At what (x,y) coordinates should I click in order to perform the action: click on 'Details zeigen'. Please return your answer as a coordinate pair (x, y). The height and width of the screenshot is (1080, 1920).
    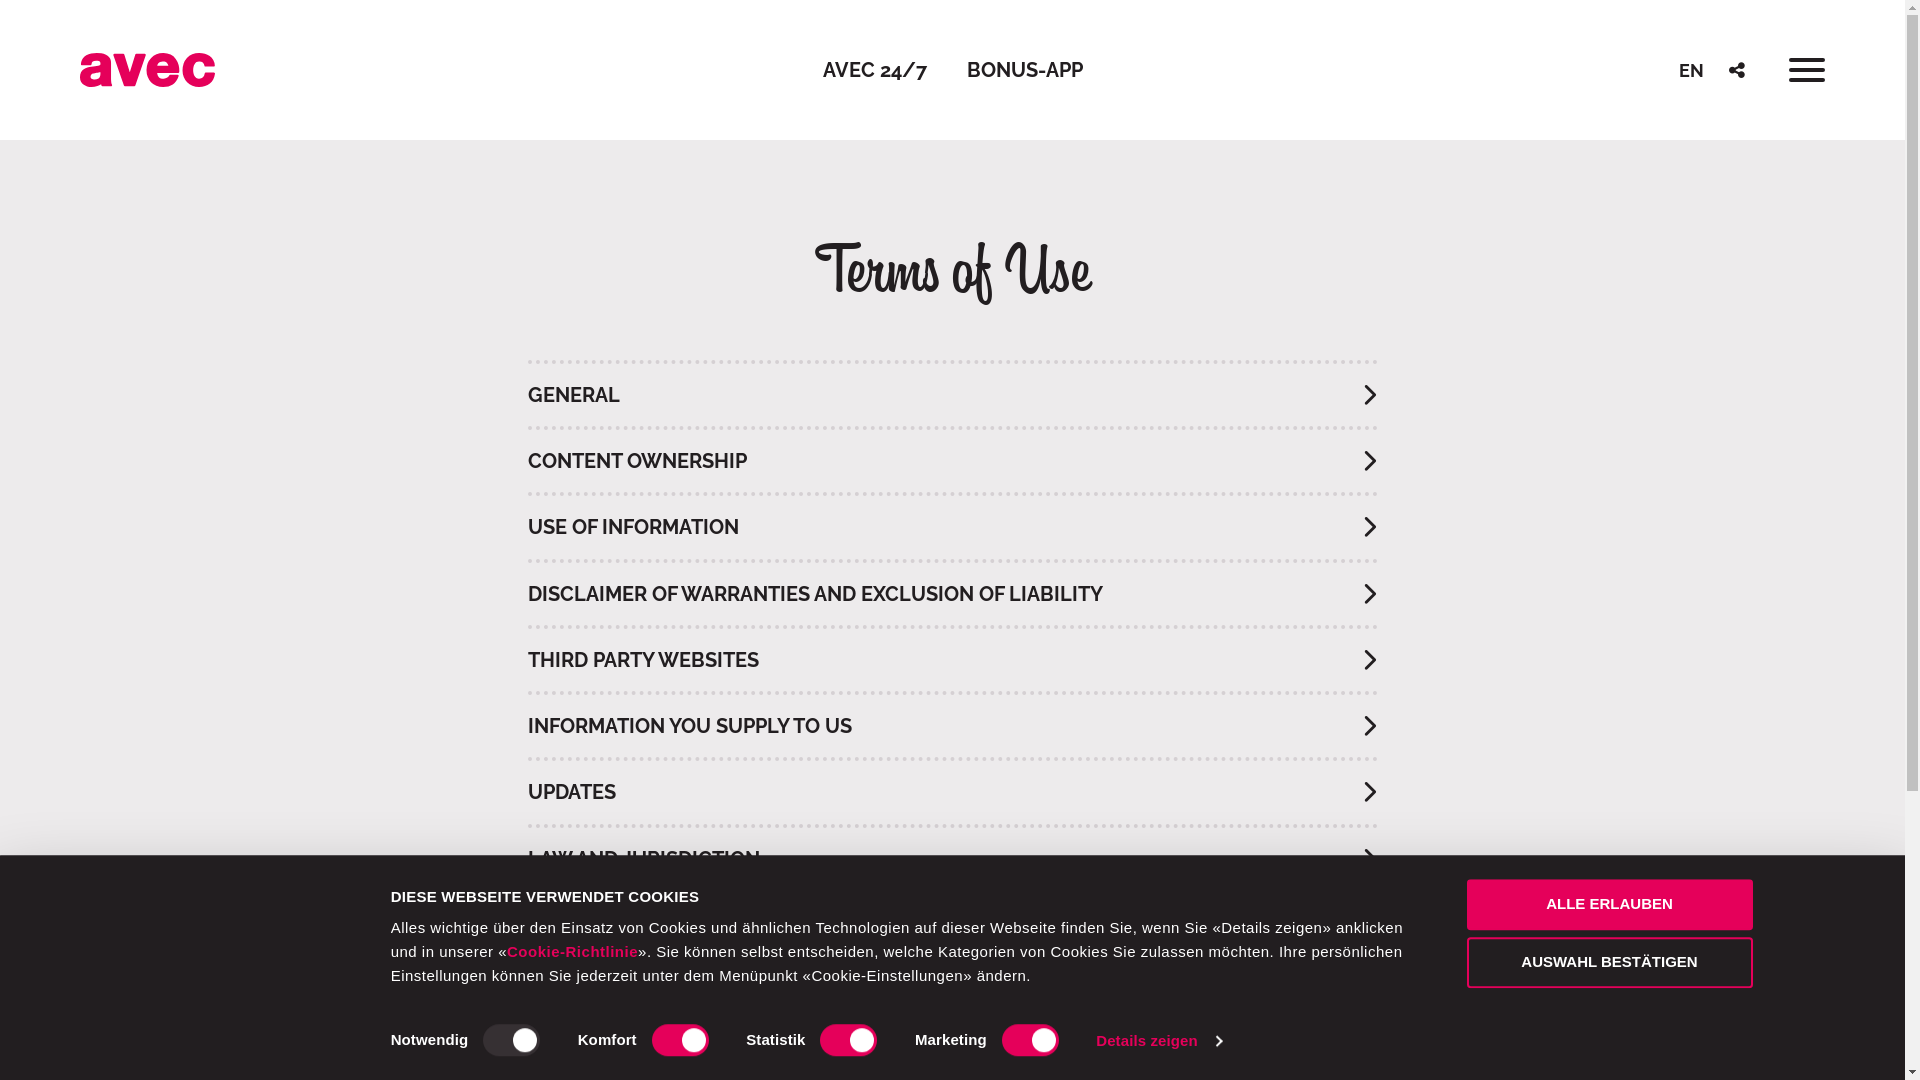
    Looking at the image, I should click on (1158, 1040).